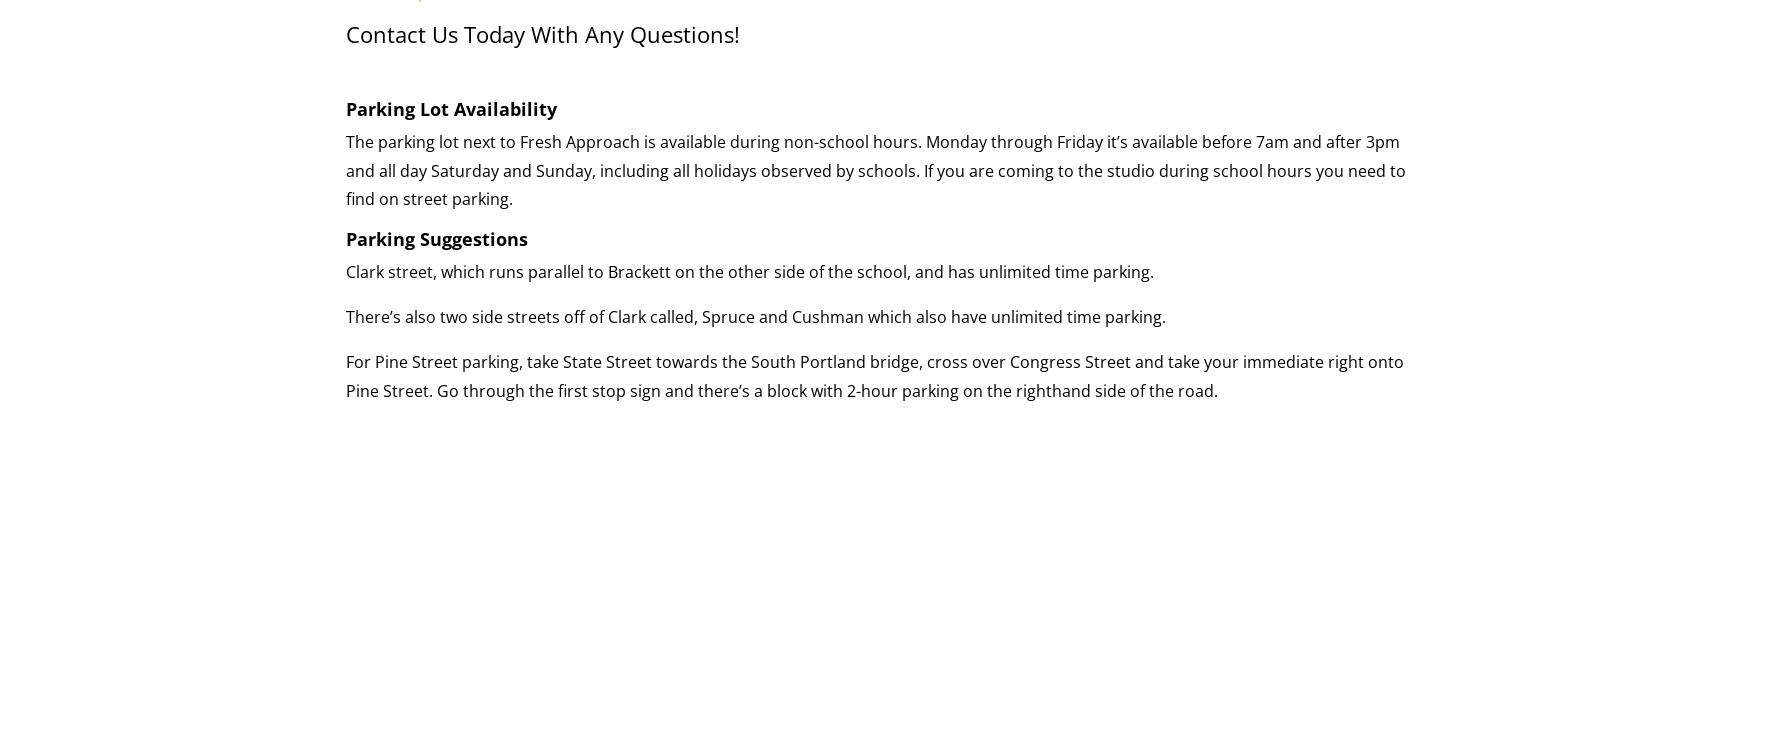 This screenshot has height=756, width=1772. Describe the element at coordinates (800, 140) in the screenshot. I see `'The parking lot next to Fresh Approach is available during non-school hours. Monday through Friday it’s available before'` at that location.